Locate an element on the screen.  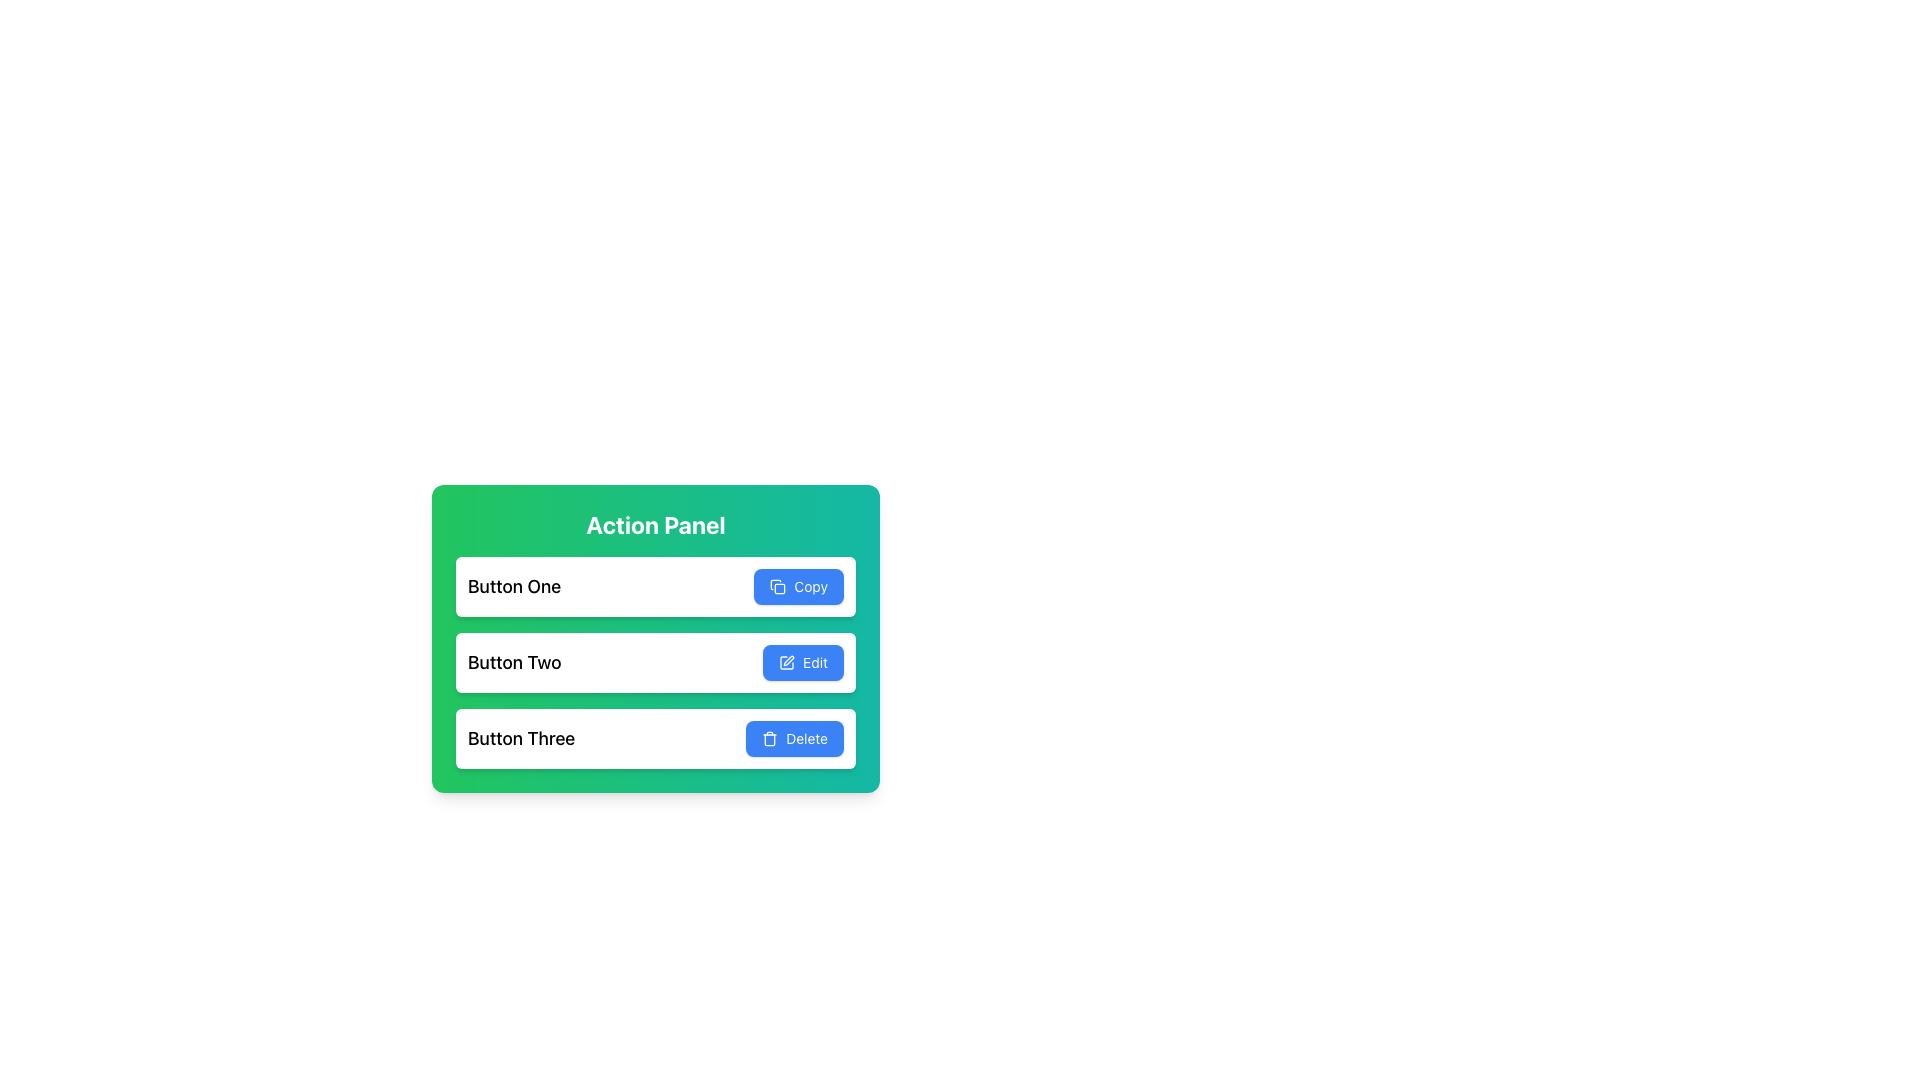
the edit icon within the blue rectangular button labeled 'Edit' in the 'Action Panel' is located at coordinates (786, 663).